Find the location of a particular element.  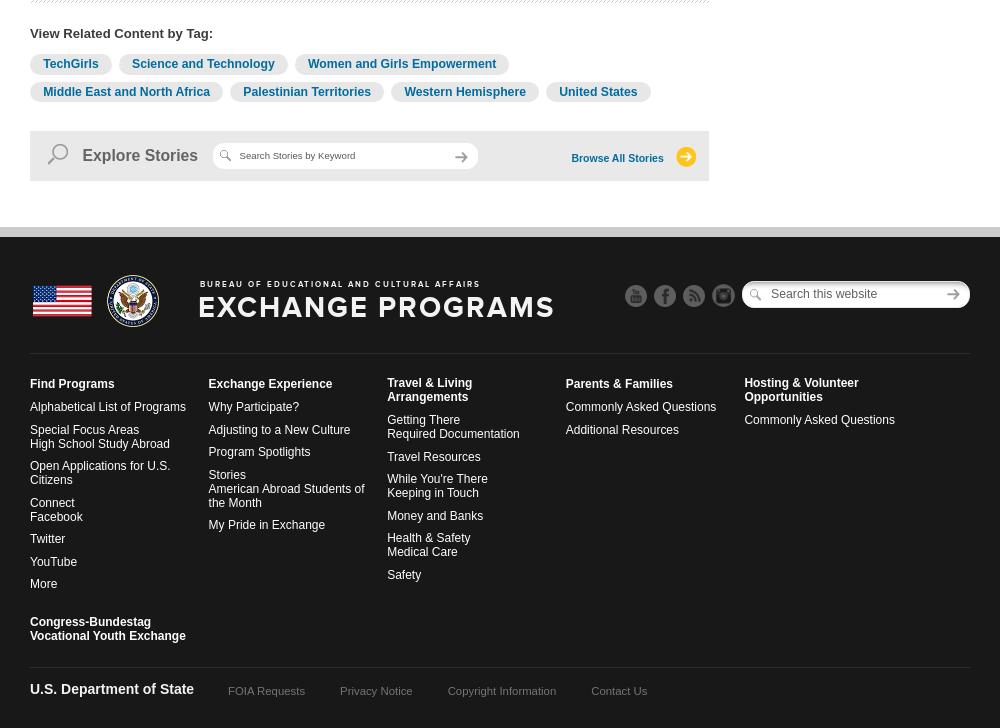

'Women and Girls Empowerment' is located at coordinates (307, 63).